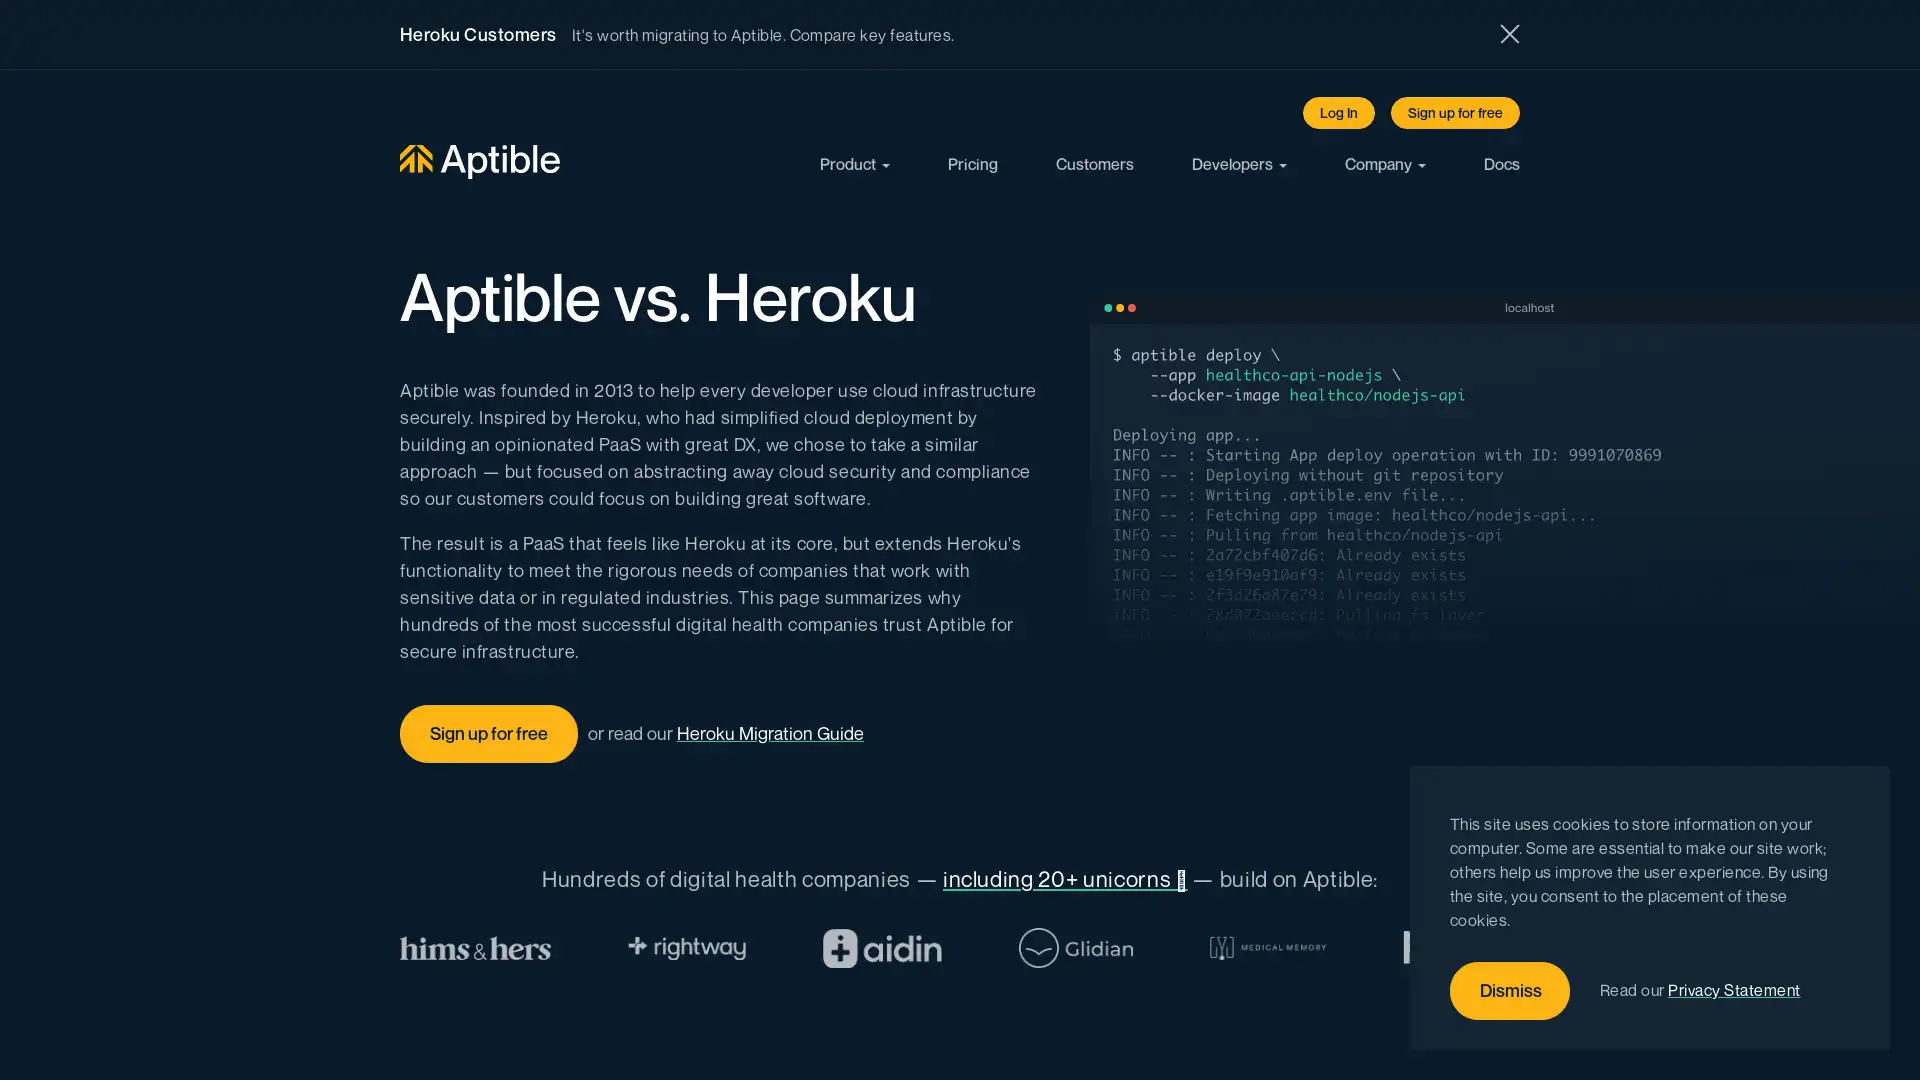  I want to click on Sign up for free, so click(489, 733).